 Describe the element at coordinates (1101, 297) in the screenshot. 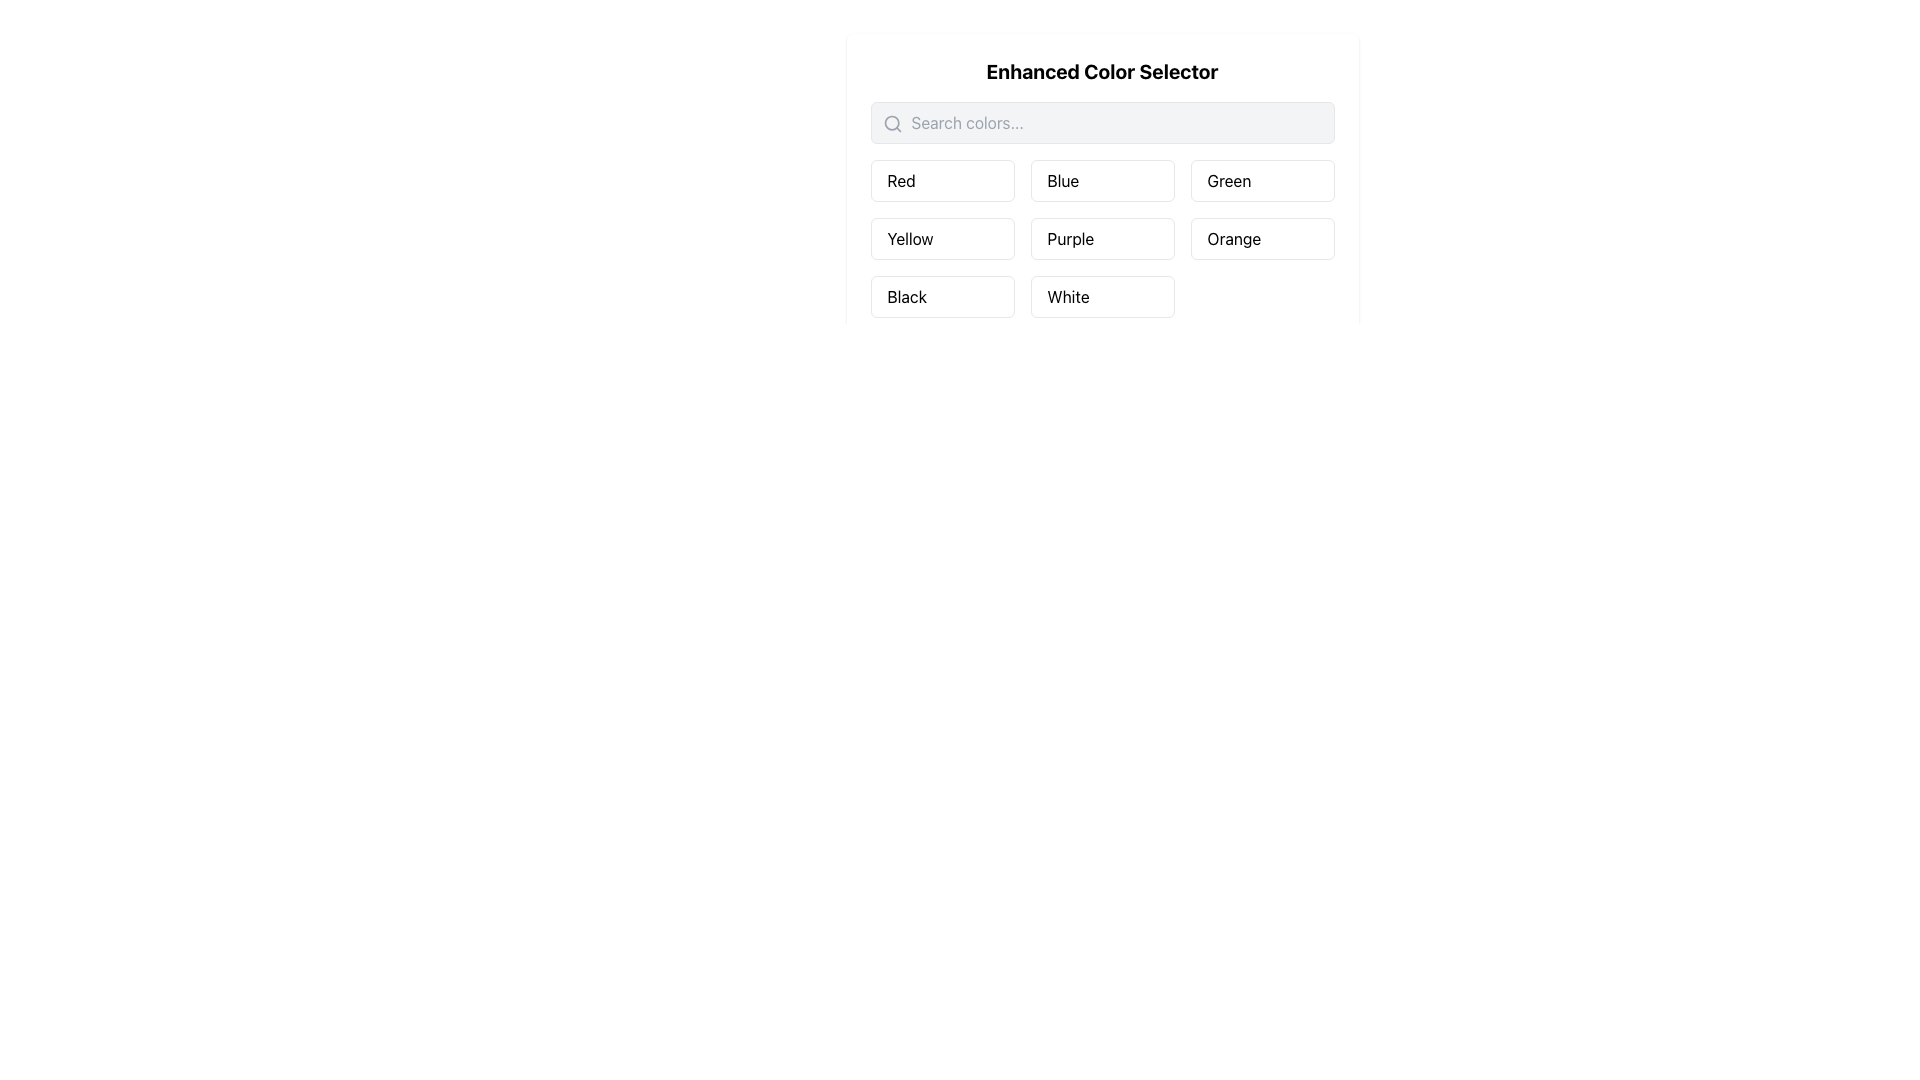

I see `the 'White' color button located in the third row, middle column of the grid` at that location.